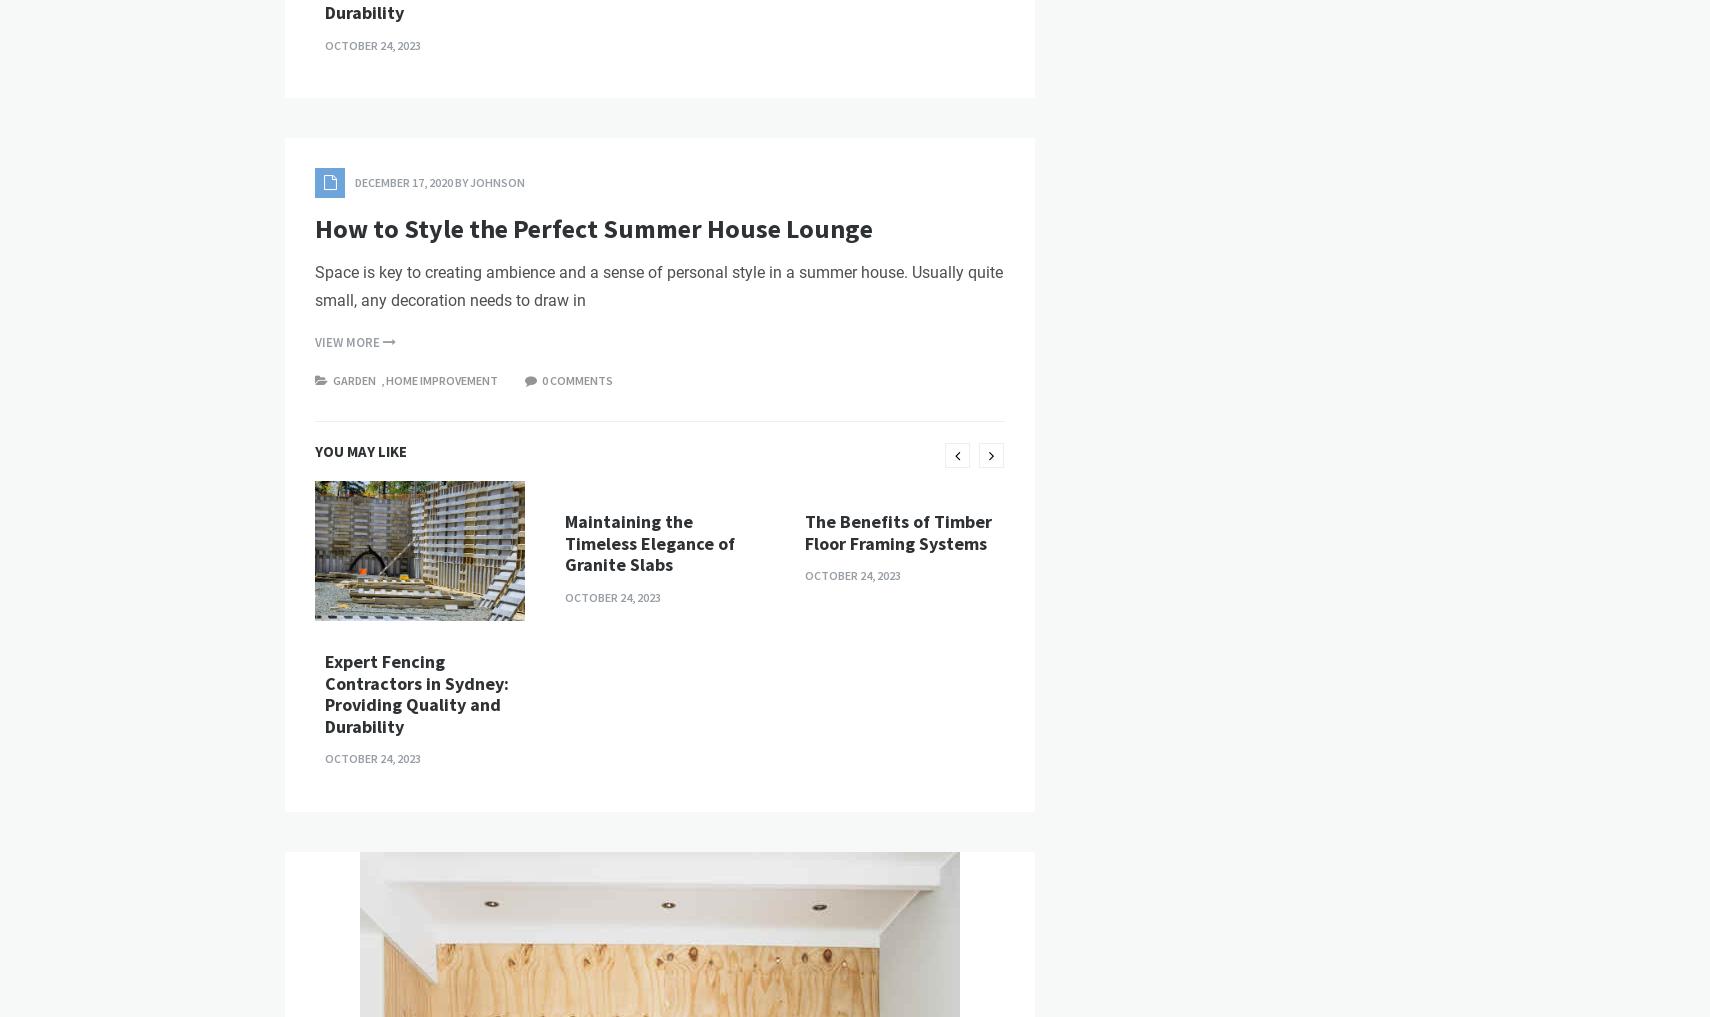 The width and height of the screenshot is (1710, 1017). Describe the element at coordinates (384, 719) in the screenshot. I see `'Home Improvement'` at that location.